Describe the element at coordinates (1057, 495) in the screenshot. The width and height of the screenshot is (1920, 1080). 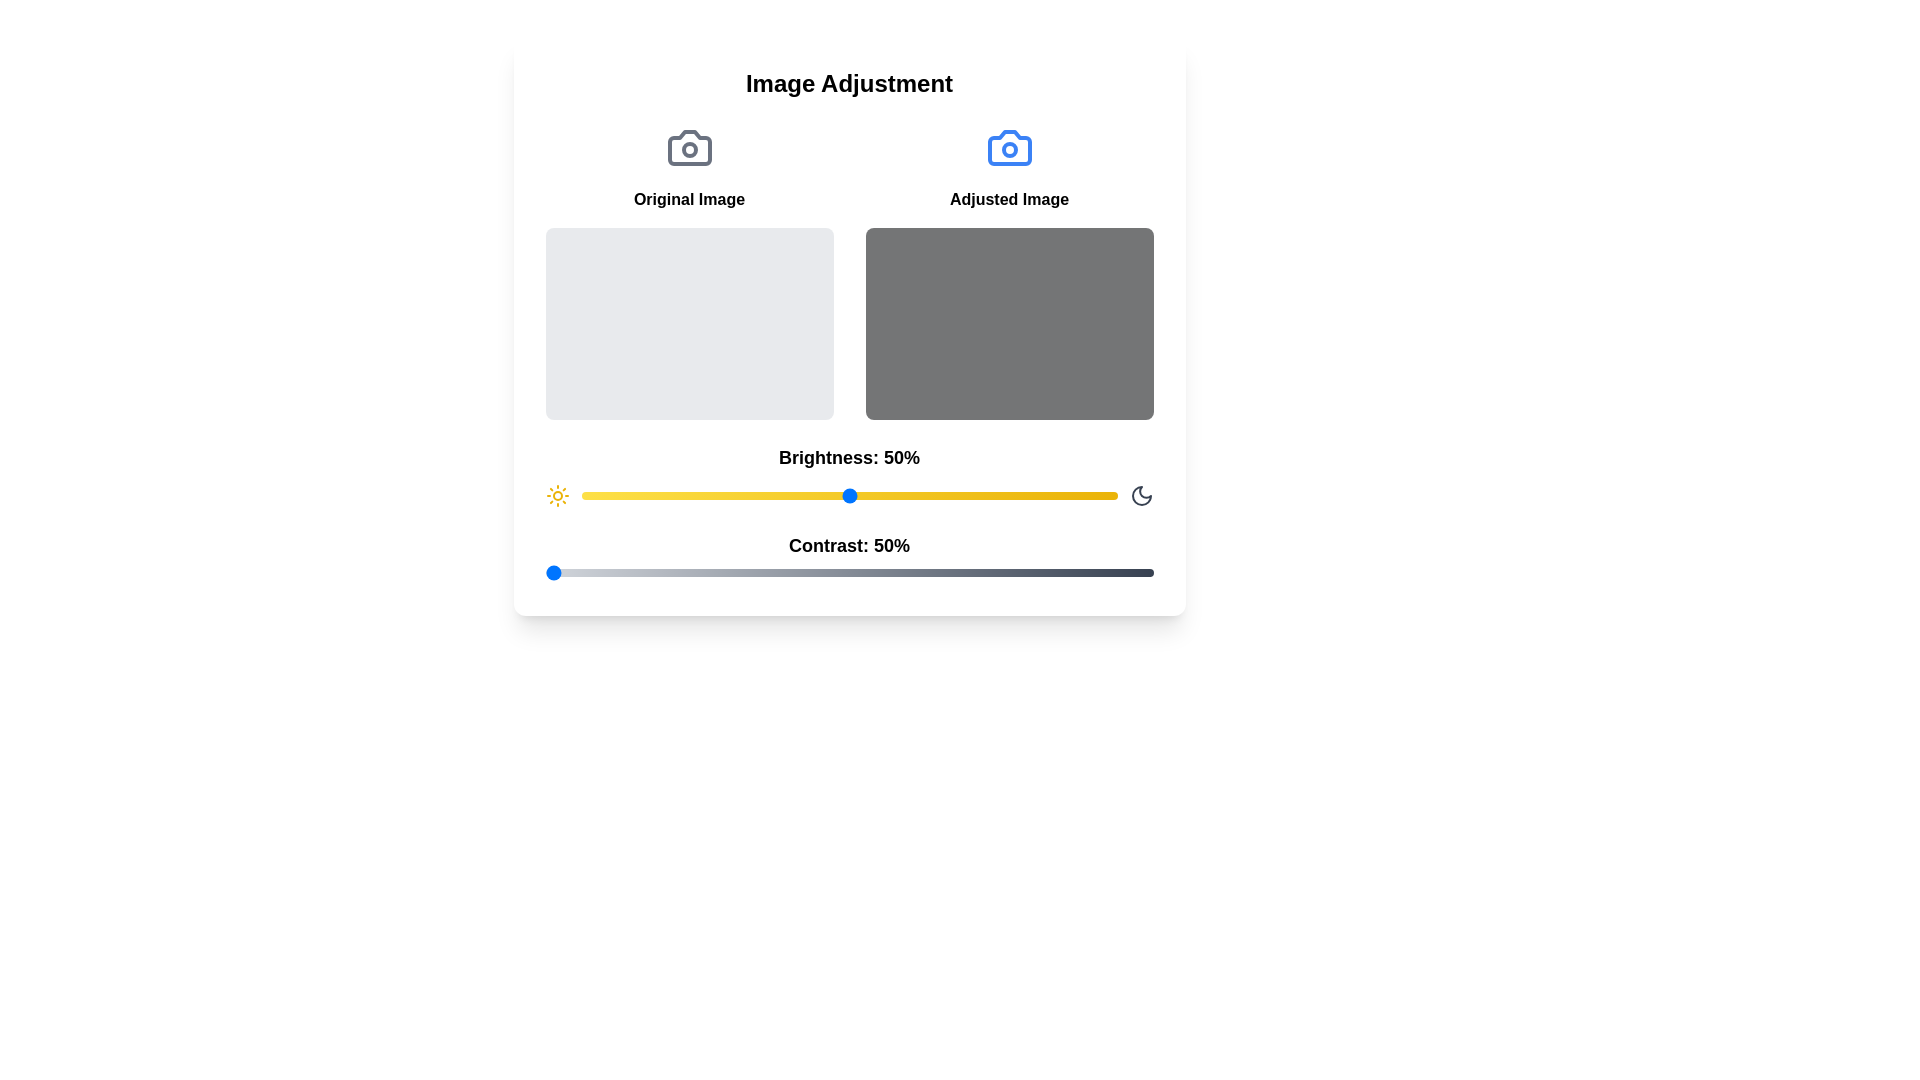
I see `the brightness` at that location.